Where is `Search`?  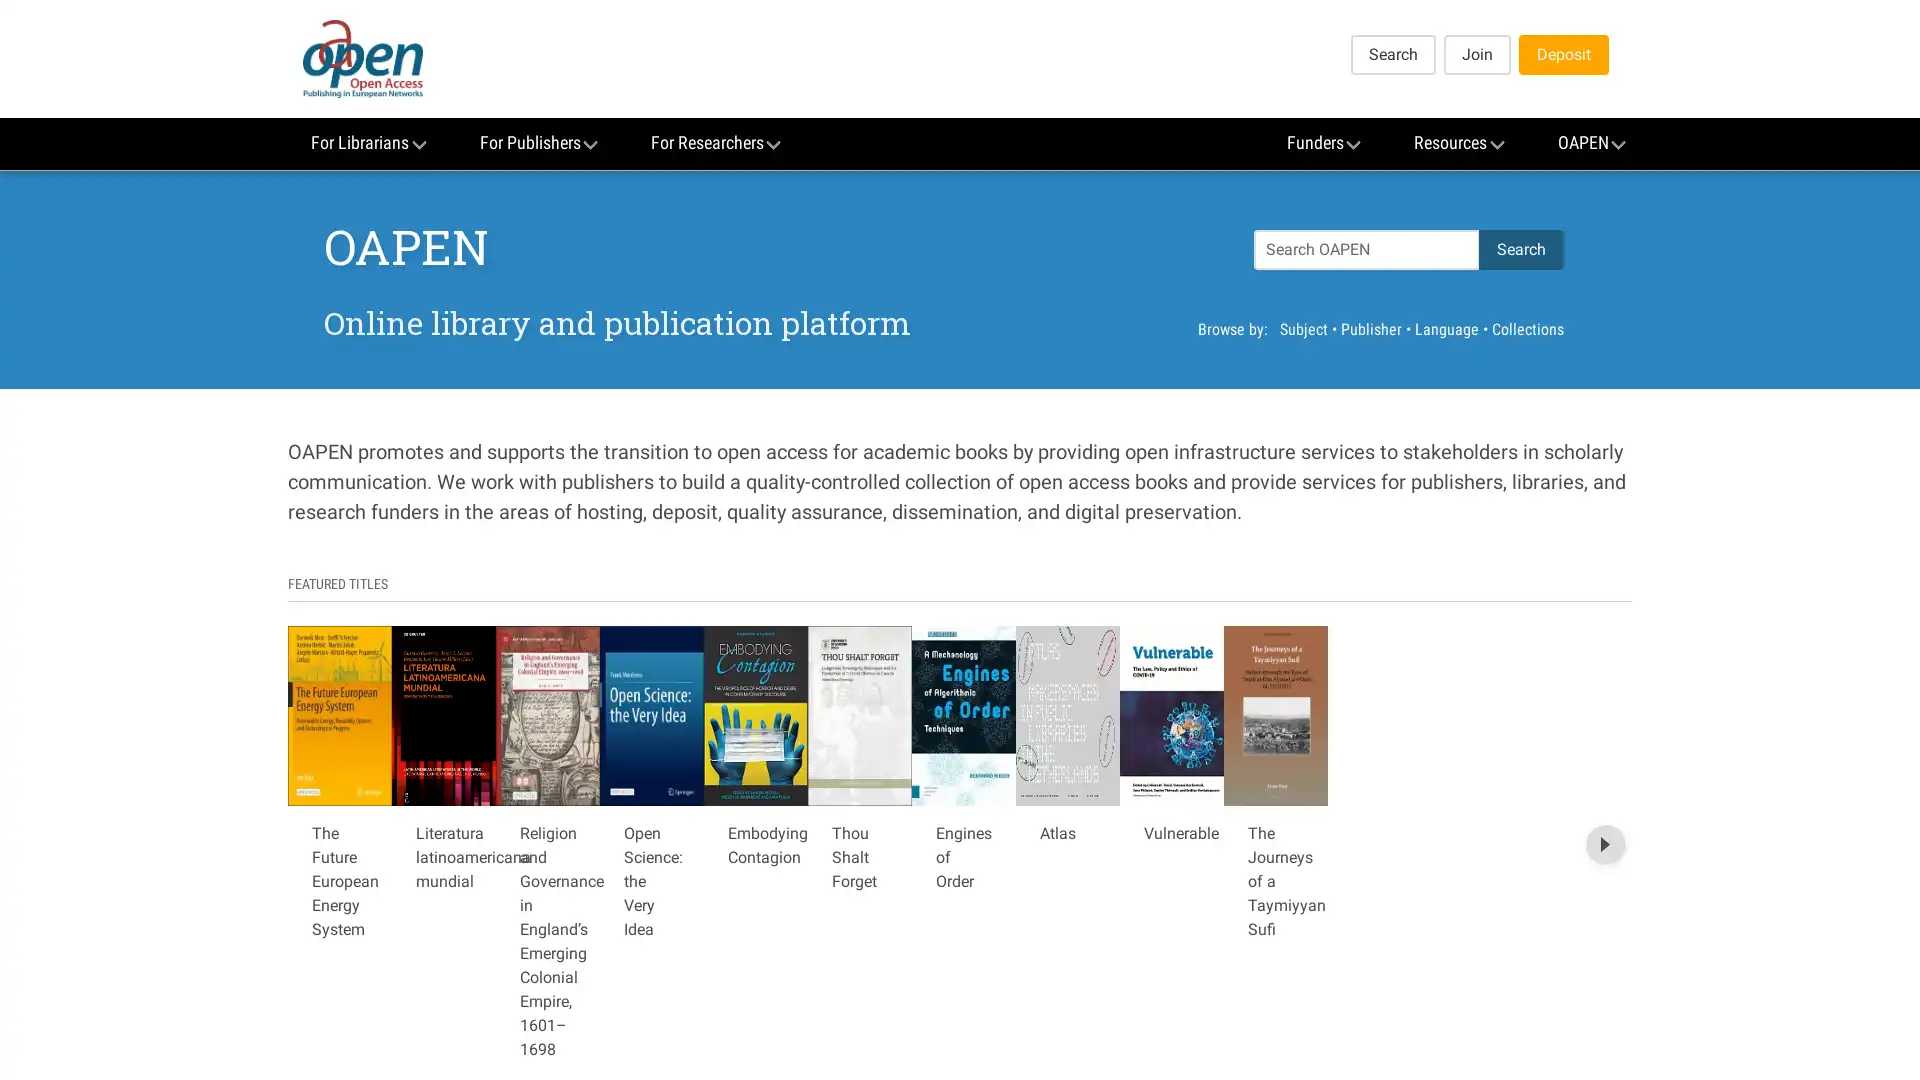 Search is located at coordinates (1520, 248).